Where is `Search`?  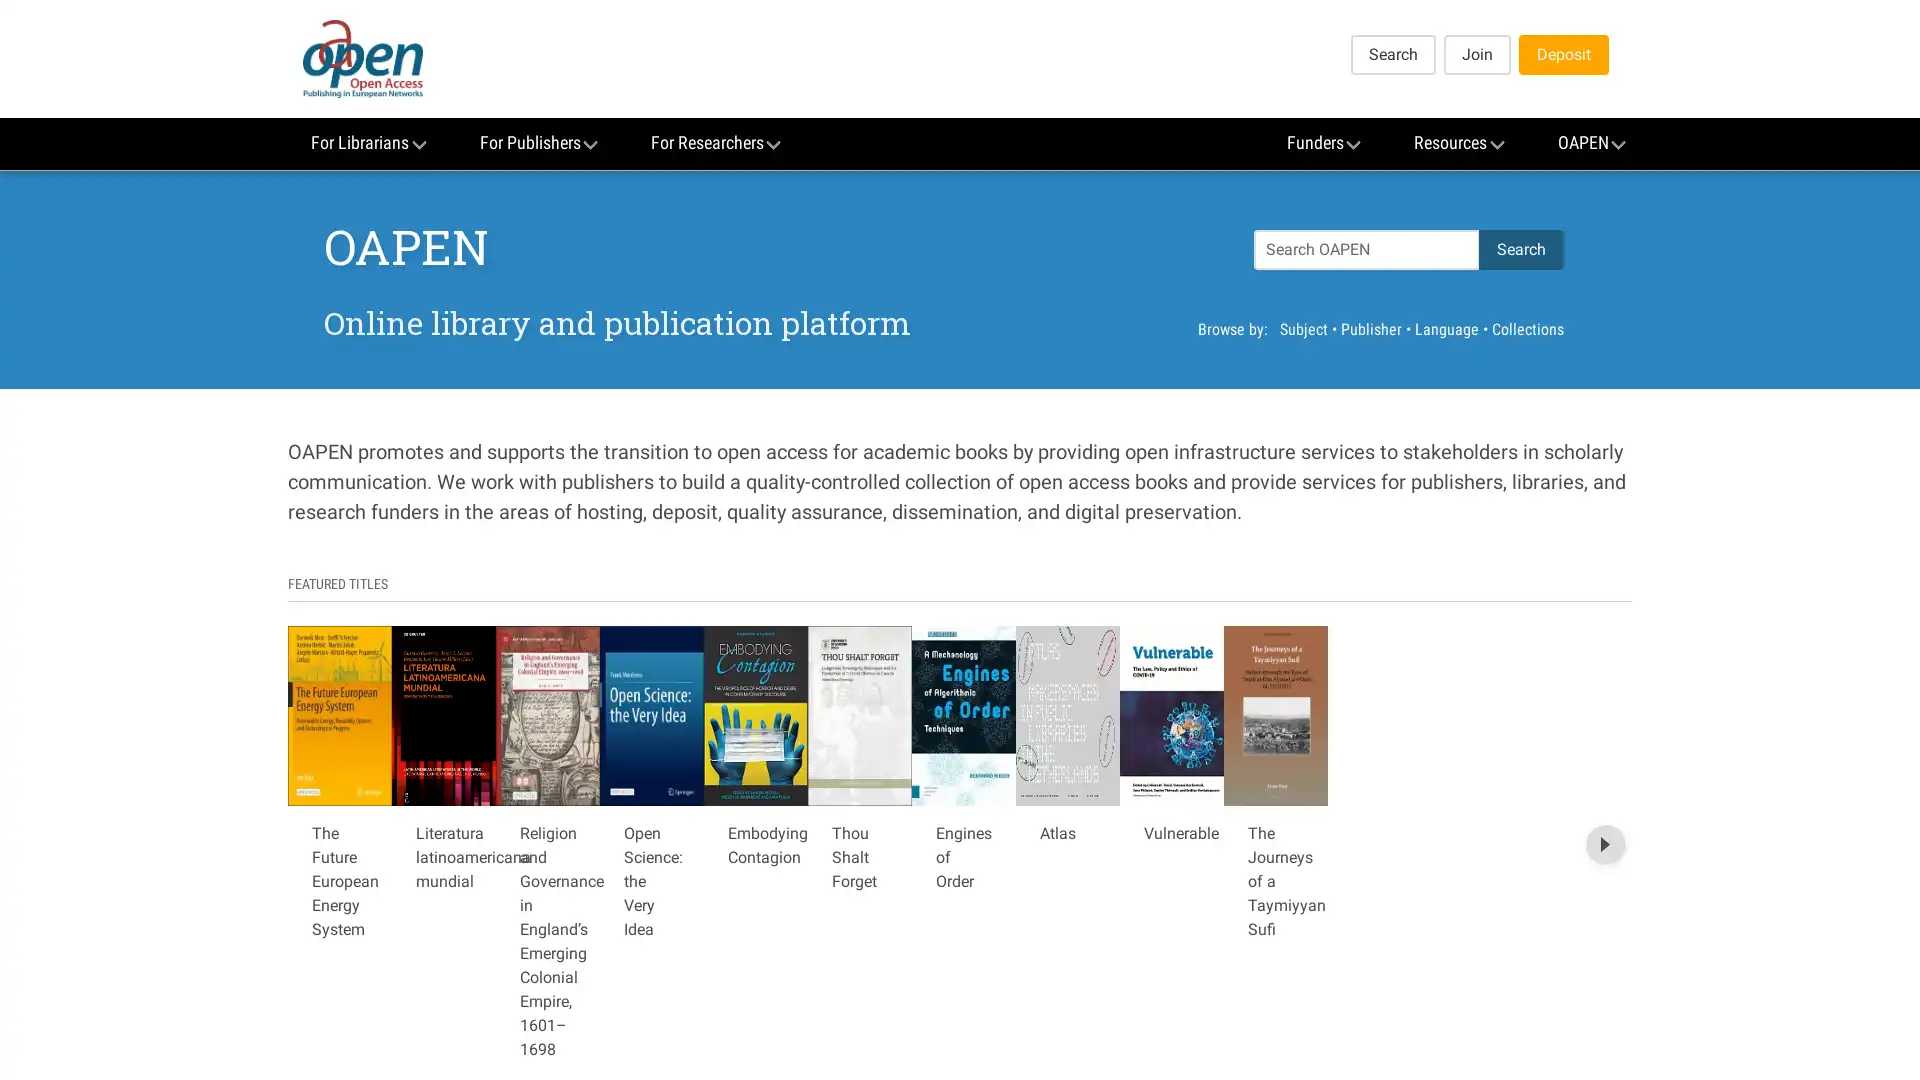 Search is located at coordinates (1520, 248).